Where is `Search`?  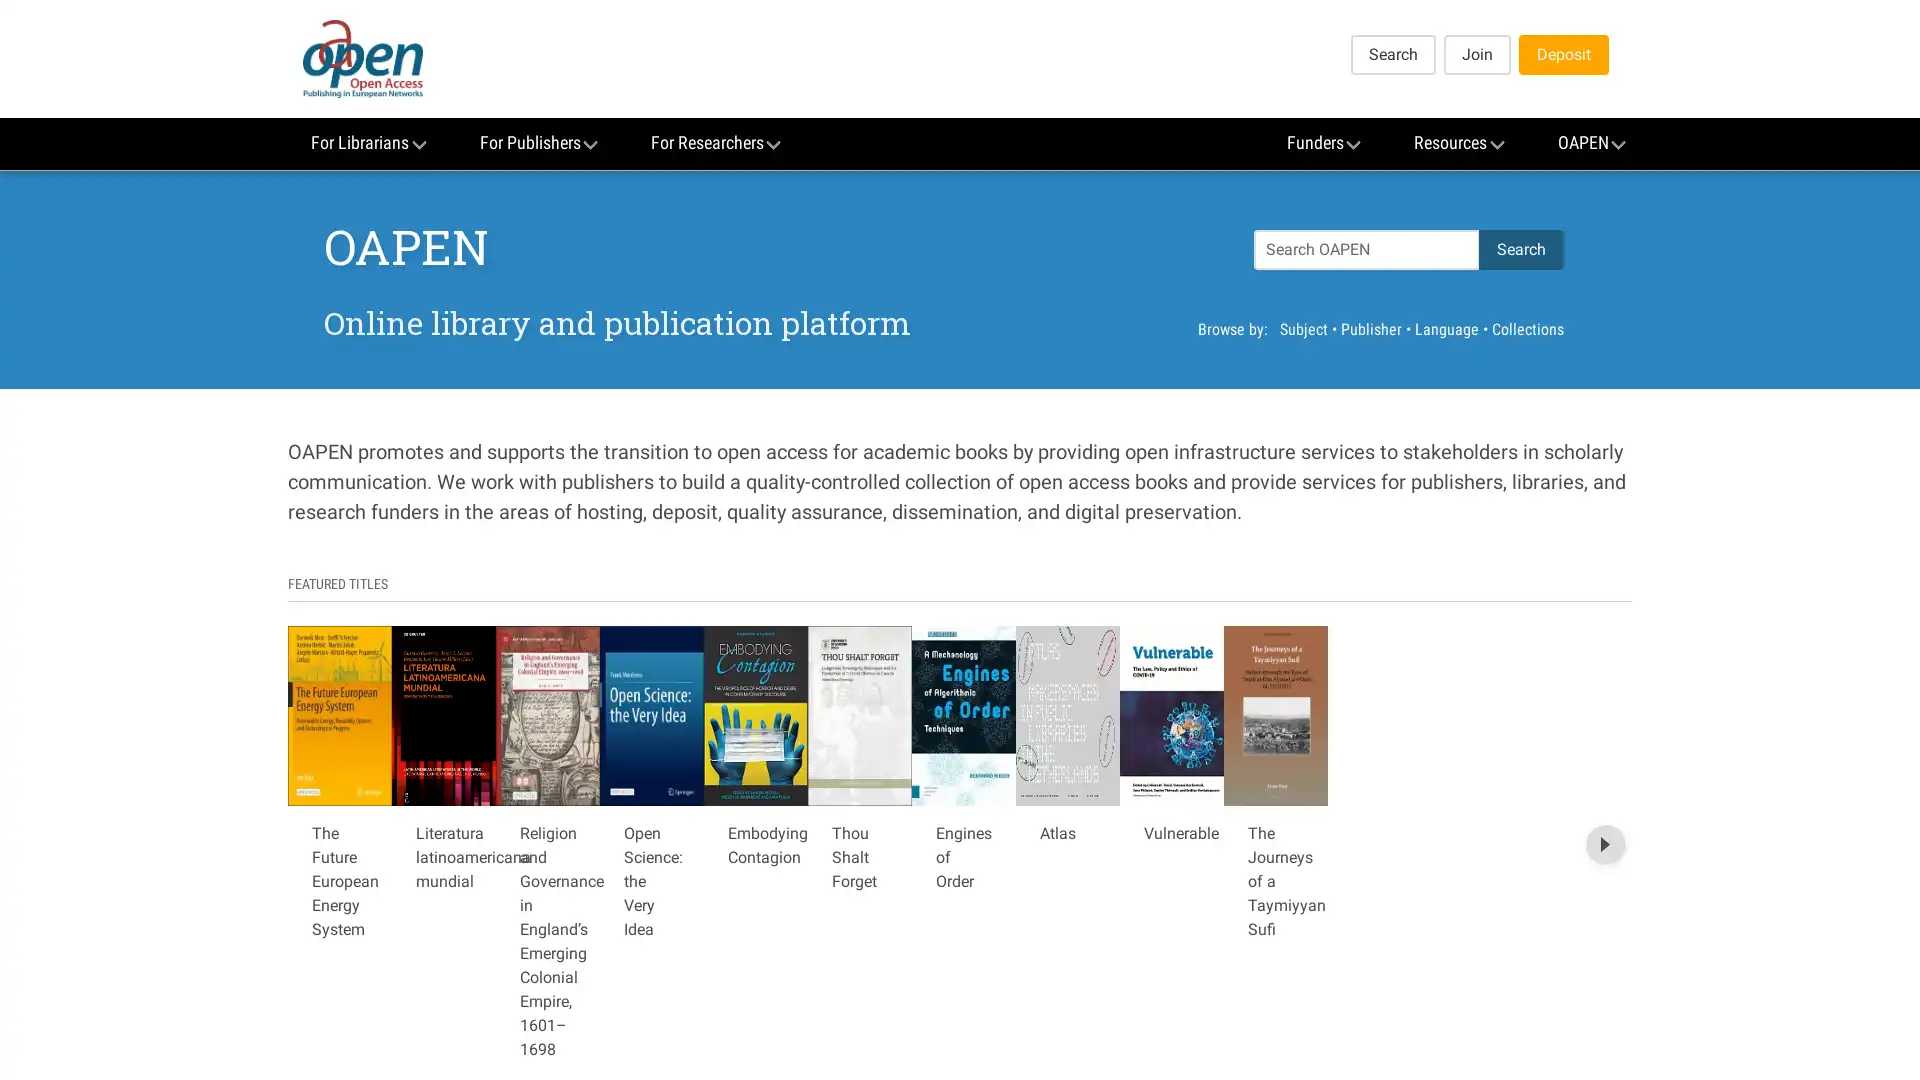 Search is located at coordinates (1520, 248).